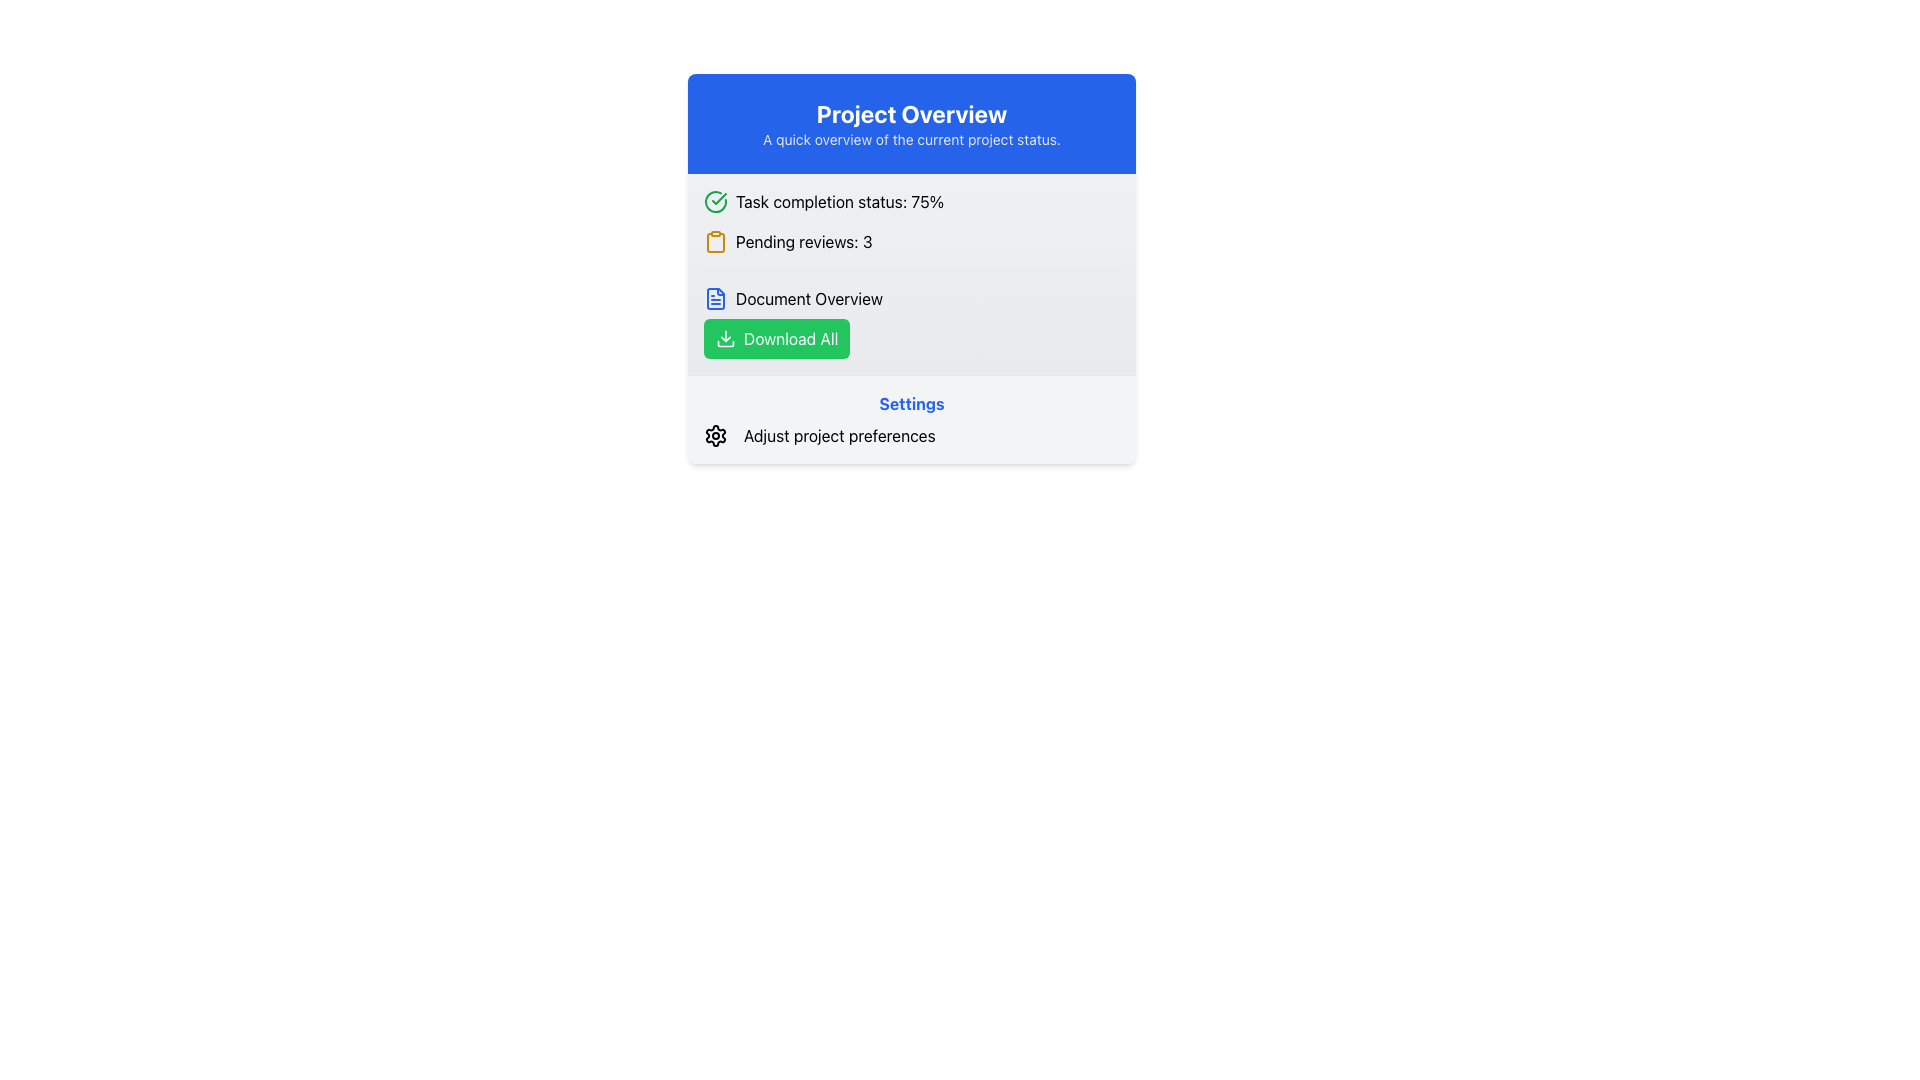 This screenshot has width=1920, height=1080. I want to click on the informational text displaying 'Task completion status: 75%' which is aligned with a green checkmark icon to the left, so click(840, 201).